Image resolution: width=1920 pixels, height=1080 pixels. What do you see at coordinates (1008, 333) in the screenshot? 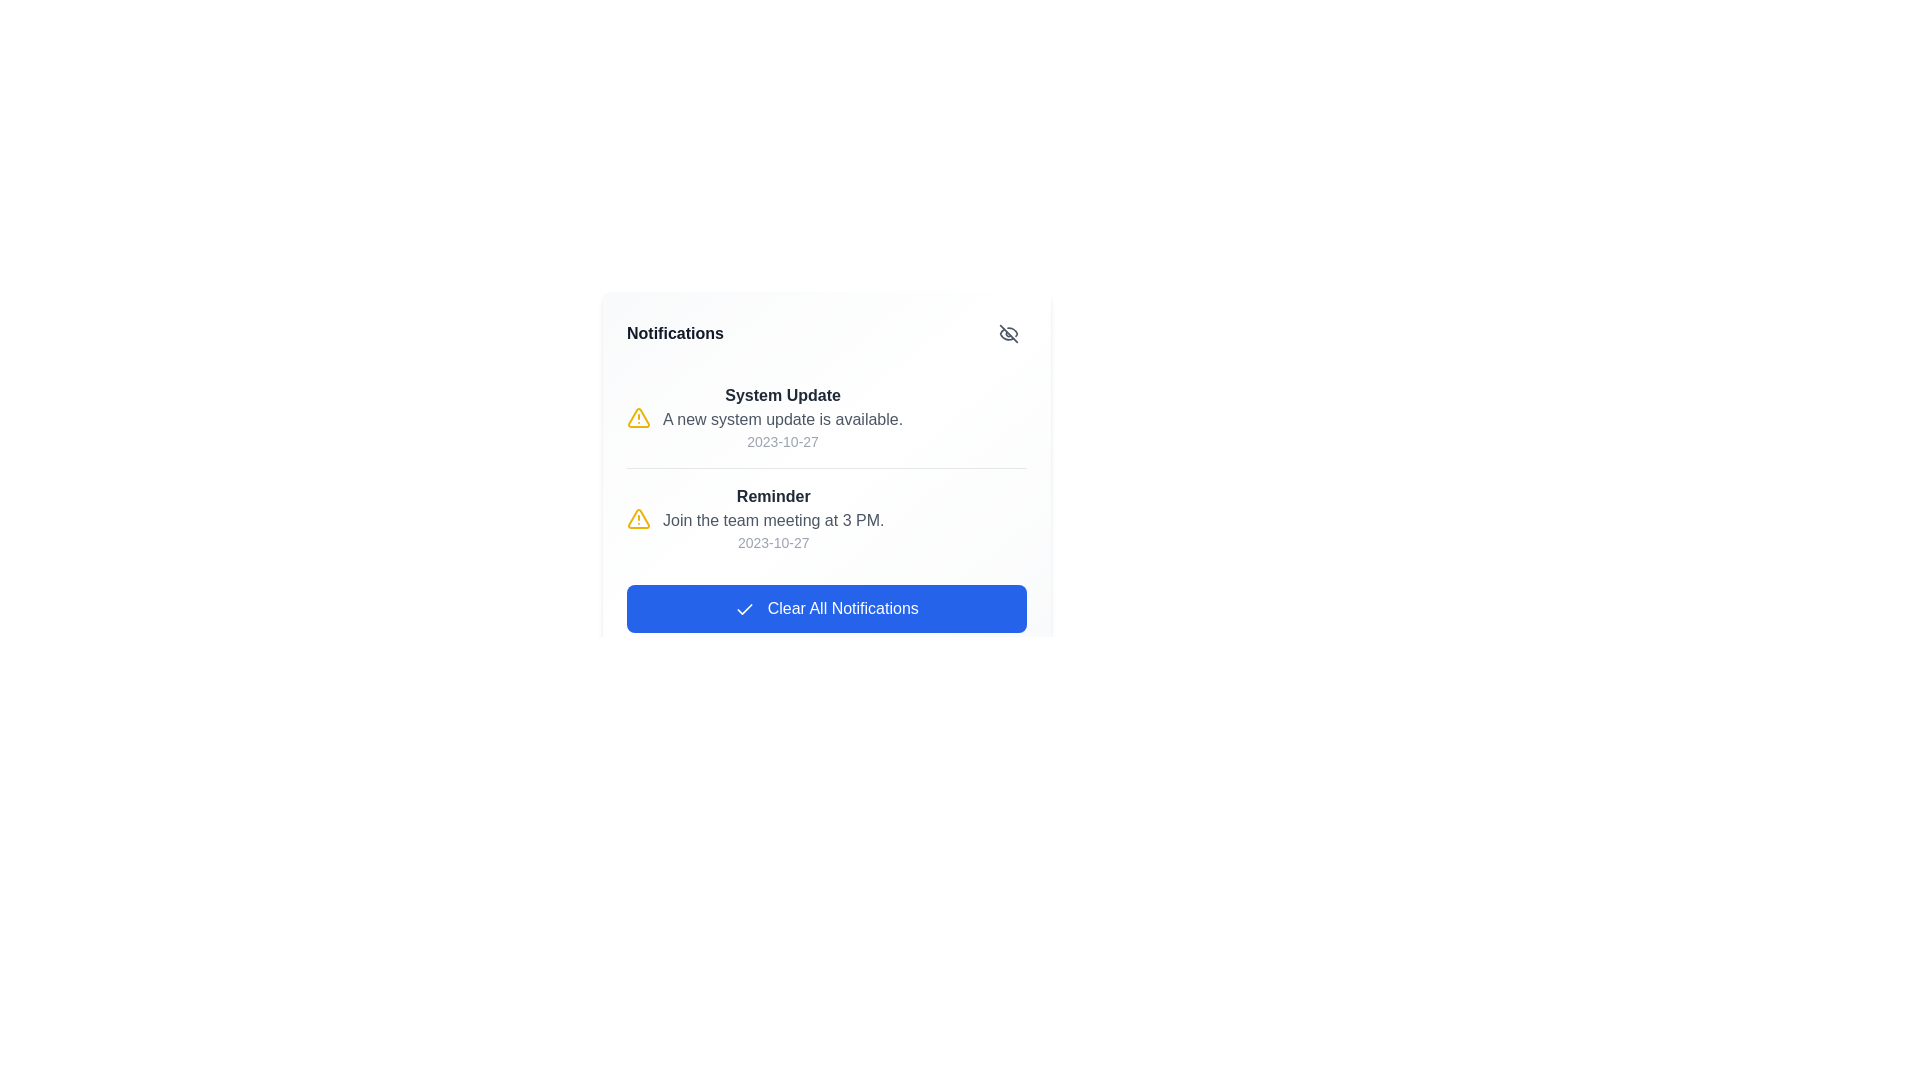
I see `the circular icon button with an eye and slash graphic in the top-right corner of the notification interface` at bounding box center [1008, 333].